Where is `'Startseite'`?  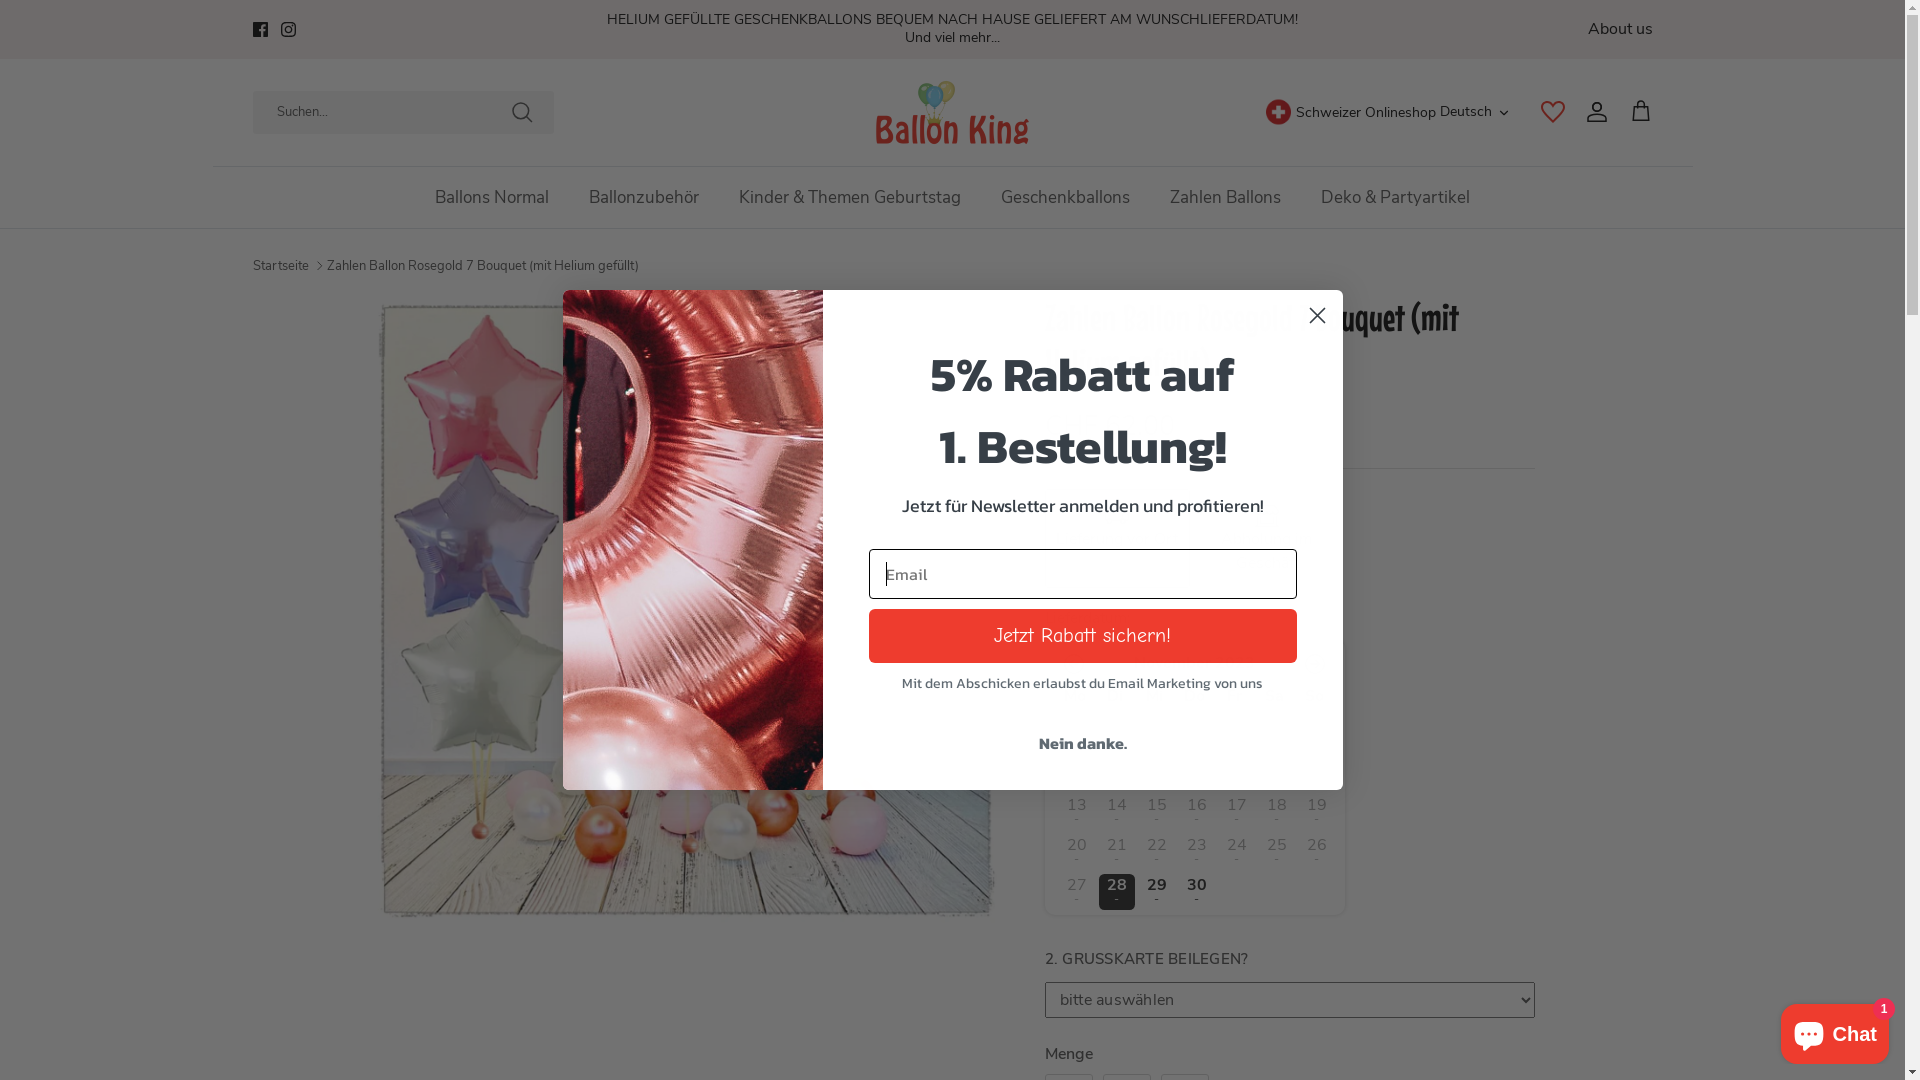
'Startseite' is located at coordinates (278, 265).